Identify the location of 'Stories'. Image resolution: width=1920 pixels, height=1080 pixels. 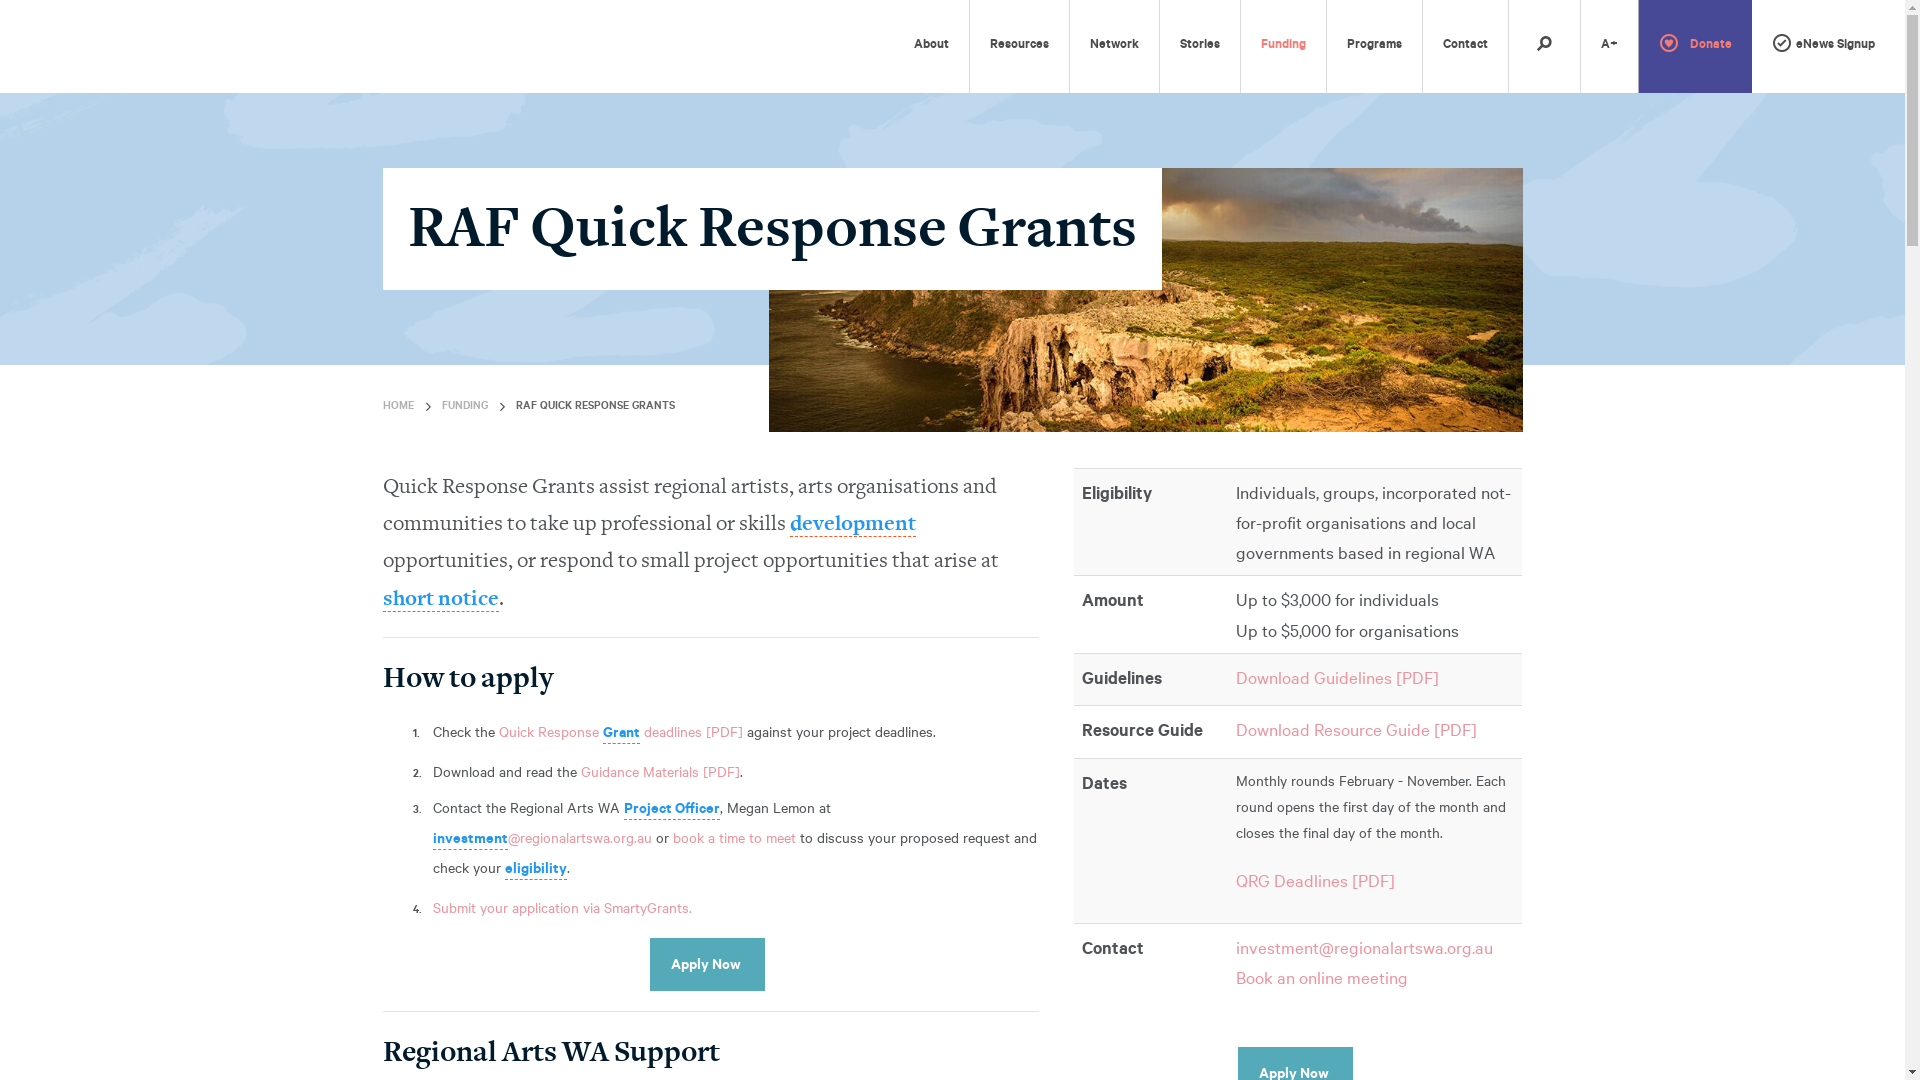
(1200, 45).